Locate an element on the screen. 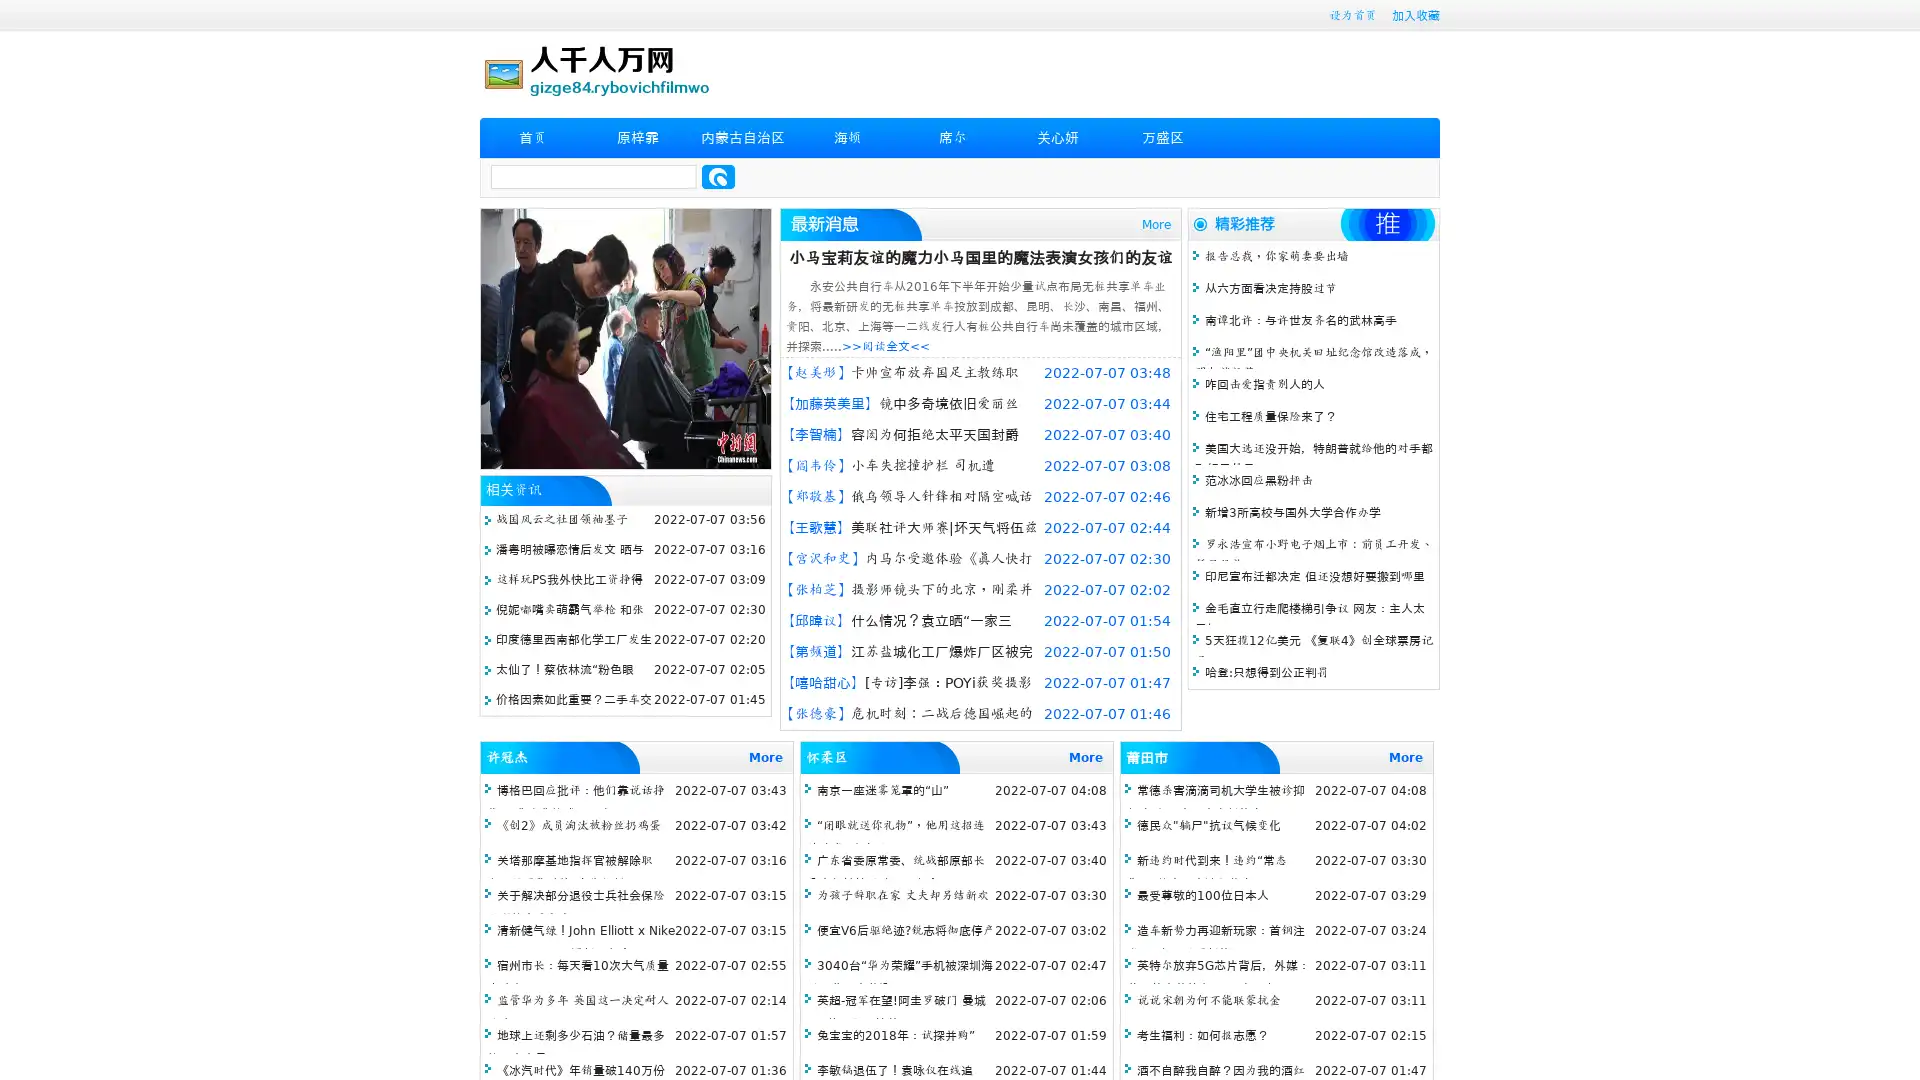  Search is located at coordinates (718, 176).